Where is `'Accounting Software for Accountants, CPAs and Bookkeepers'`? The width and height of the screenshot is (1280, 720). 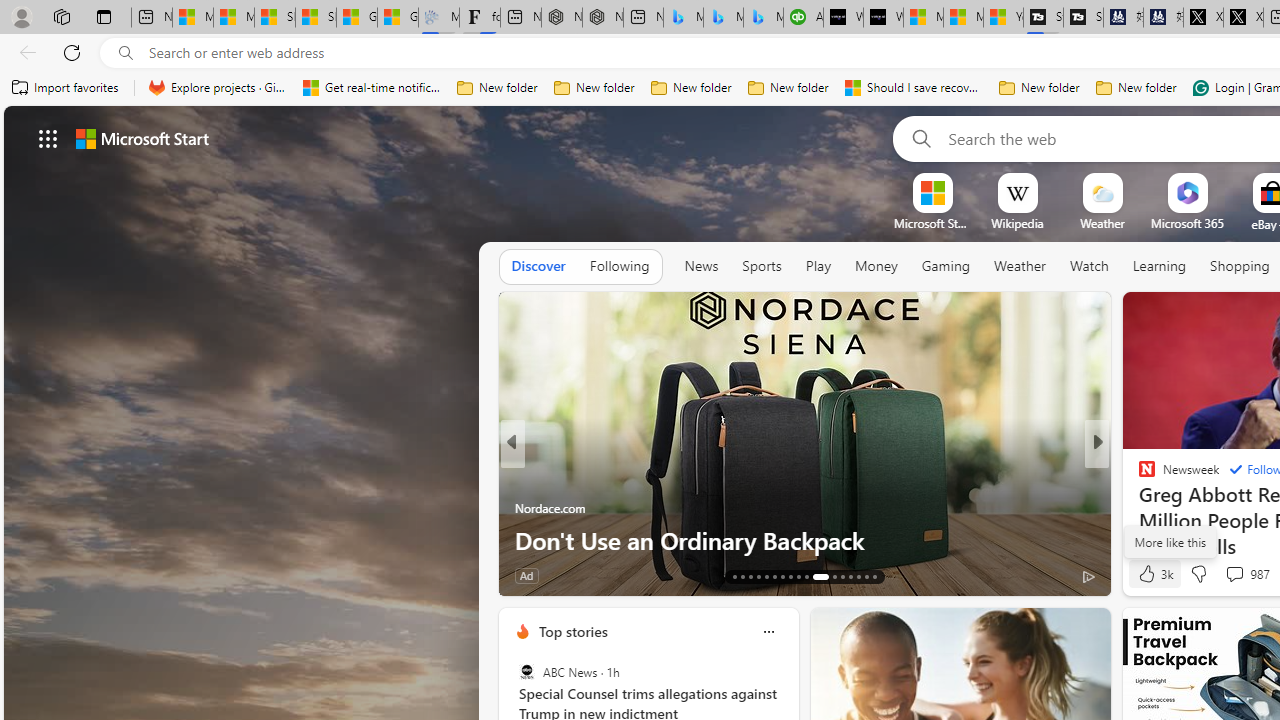 'Accounting Software for Accountants, CPAs and Bookkeepers' is located at coordinates (803, 17).